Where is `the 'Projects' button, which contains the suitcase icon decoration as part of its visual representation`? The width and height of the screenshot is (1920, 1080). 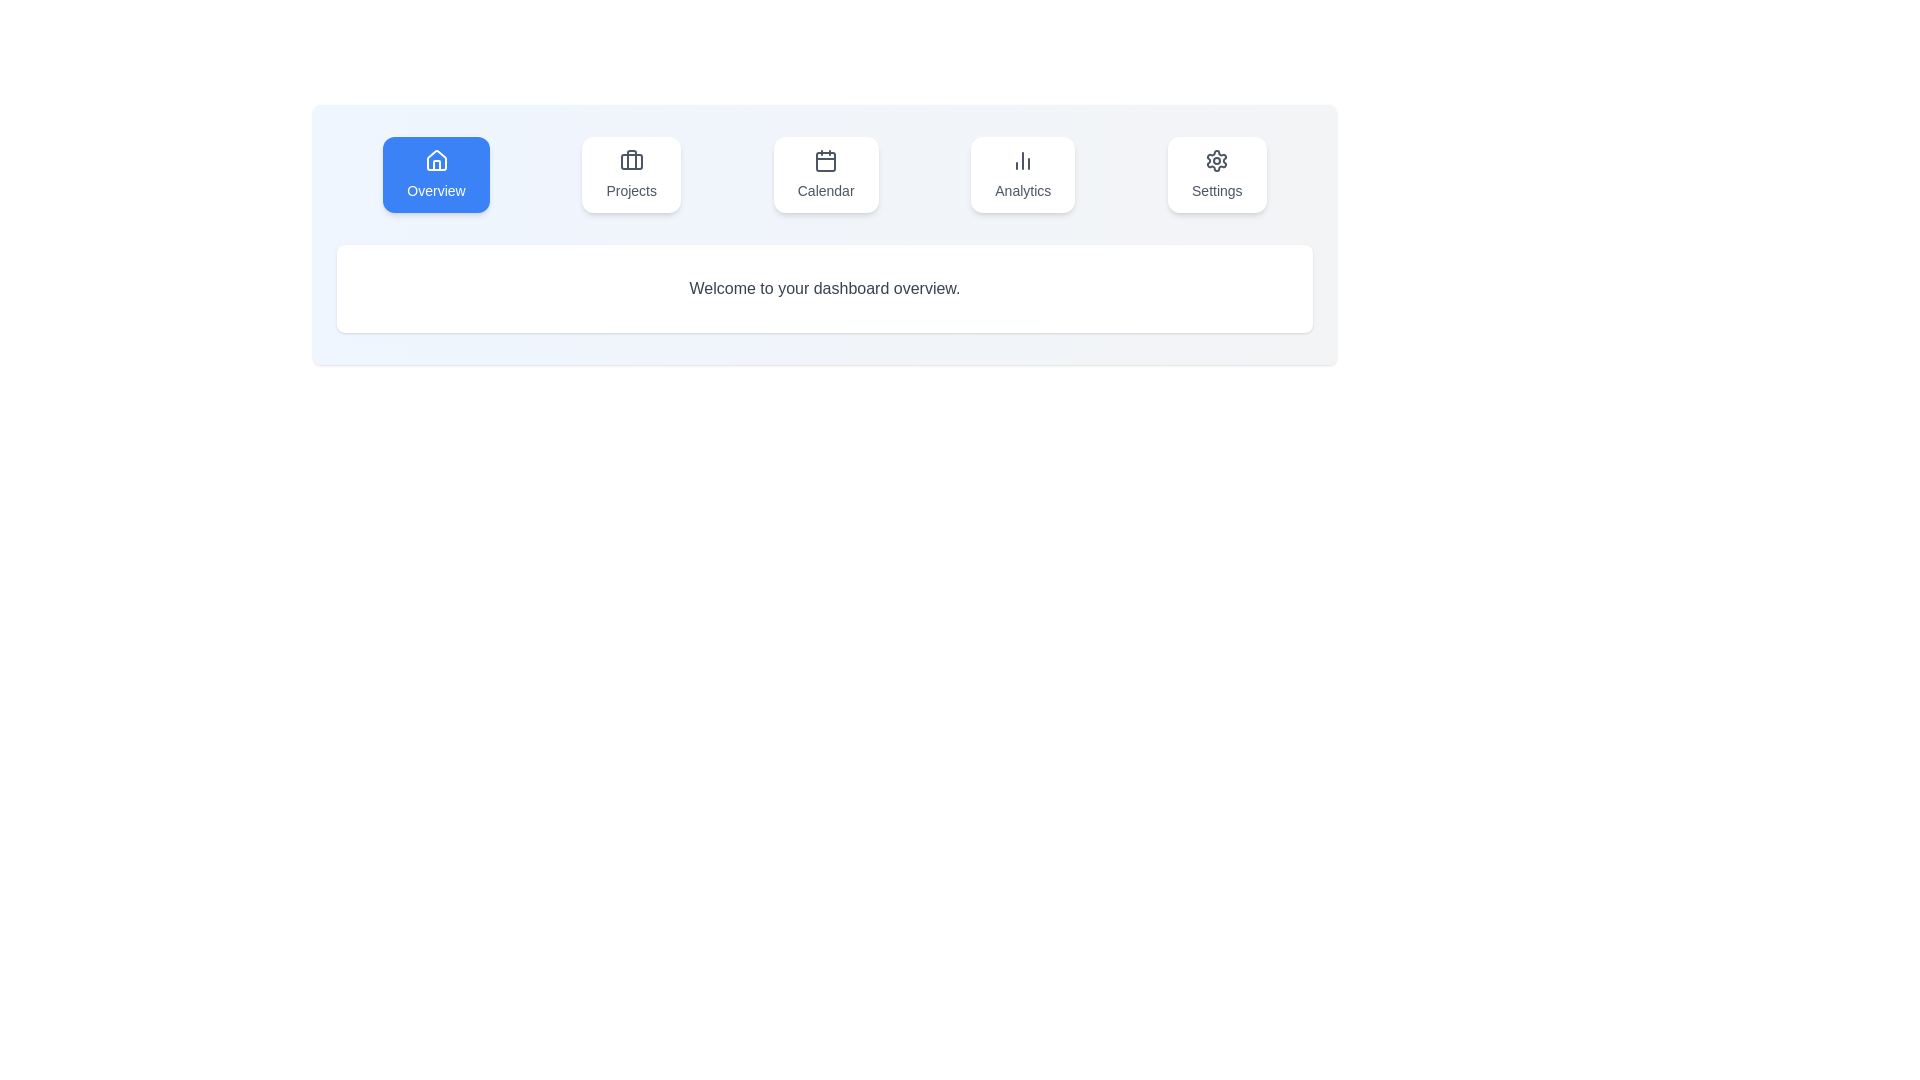
the 'Projects' button, which contains the suitcase icon decoration as part of its visual representation is located at coordinates (630, 158).